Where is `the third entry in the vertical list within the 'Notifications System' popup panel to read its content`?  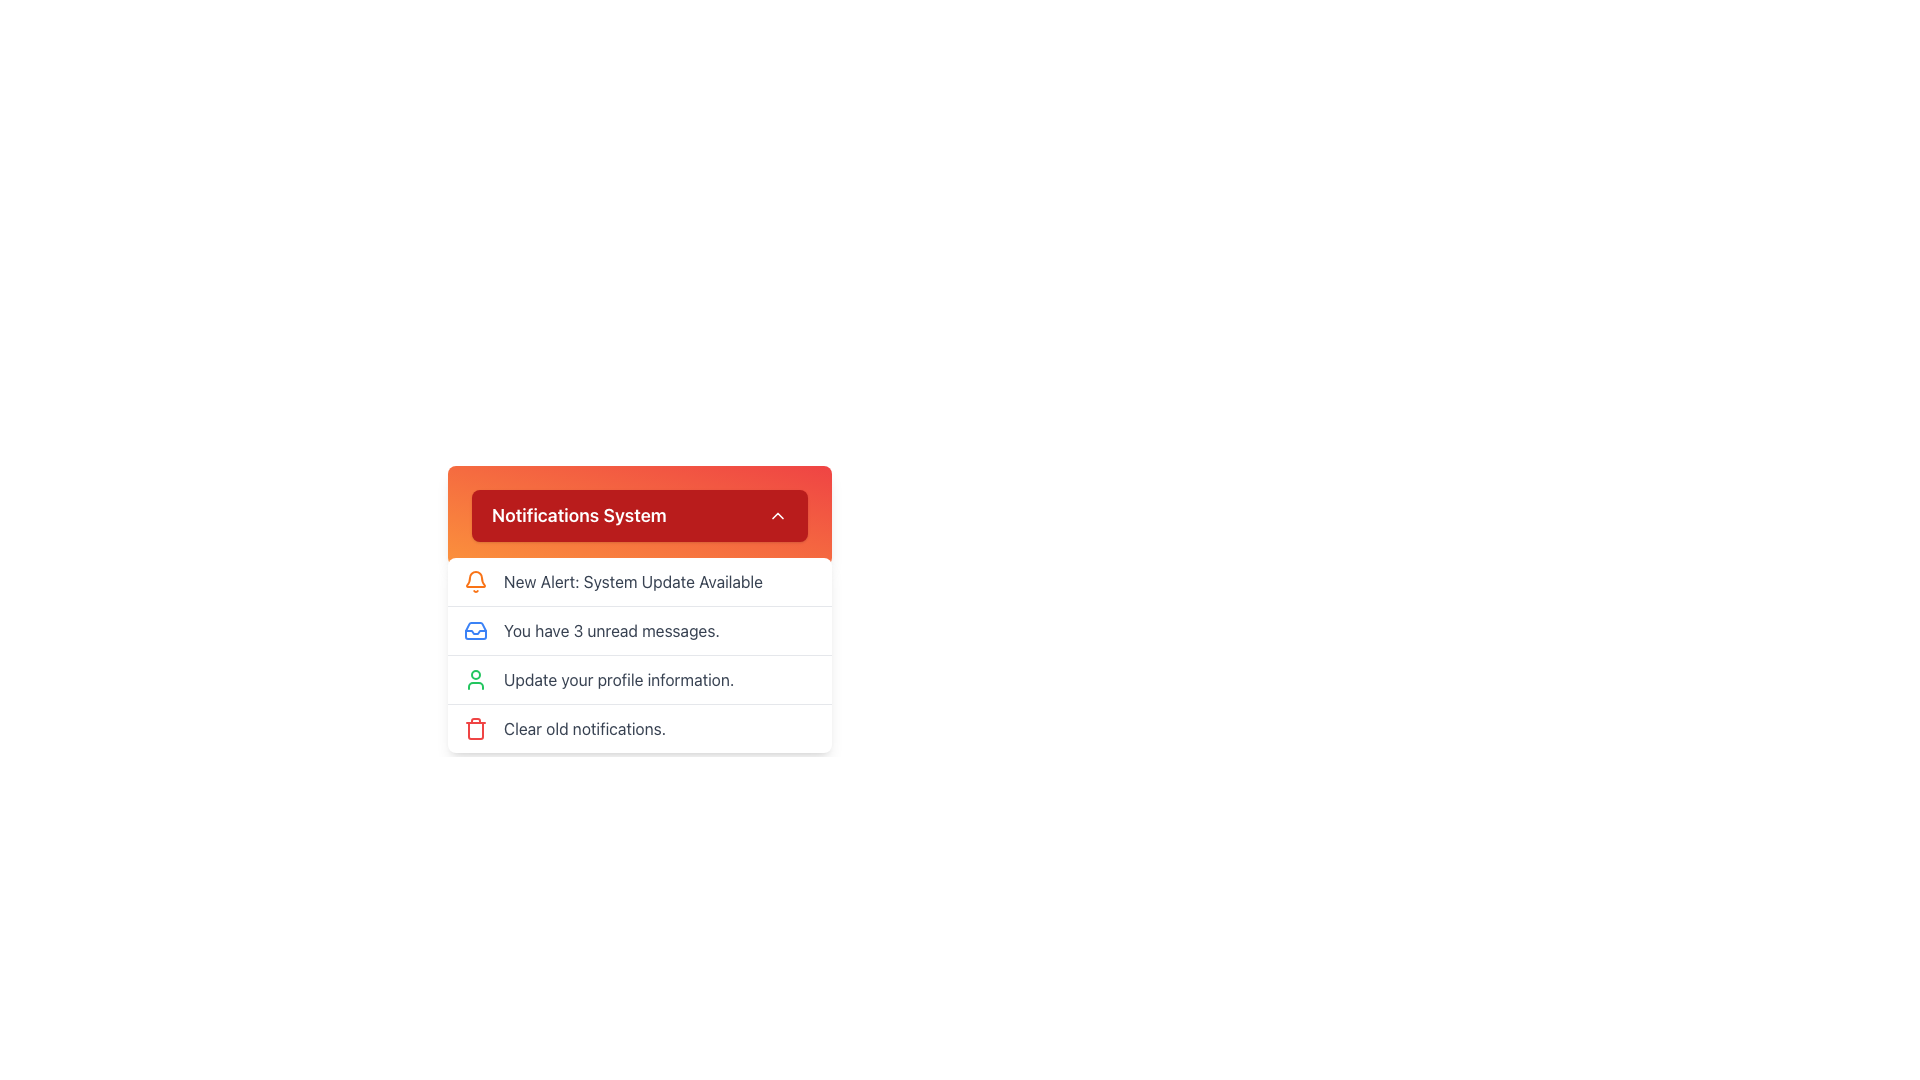 the third entry in the vertical list within the 'Notifications System' popup panel to read its content is located at coordinates (638, 655).